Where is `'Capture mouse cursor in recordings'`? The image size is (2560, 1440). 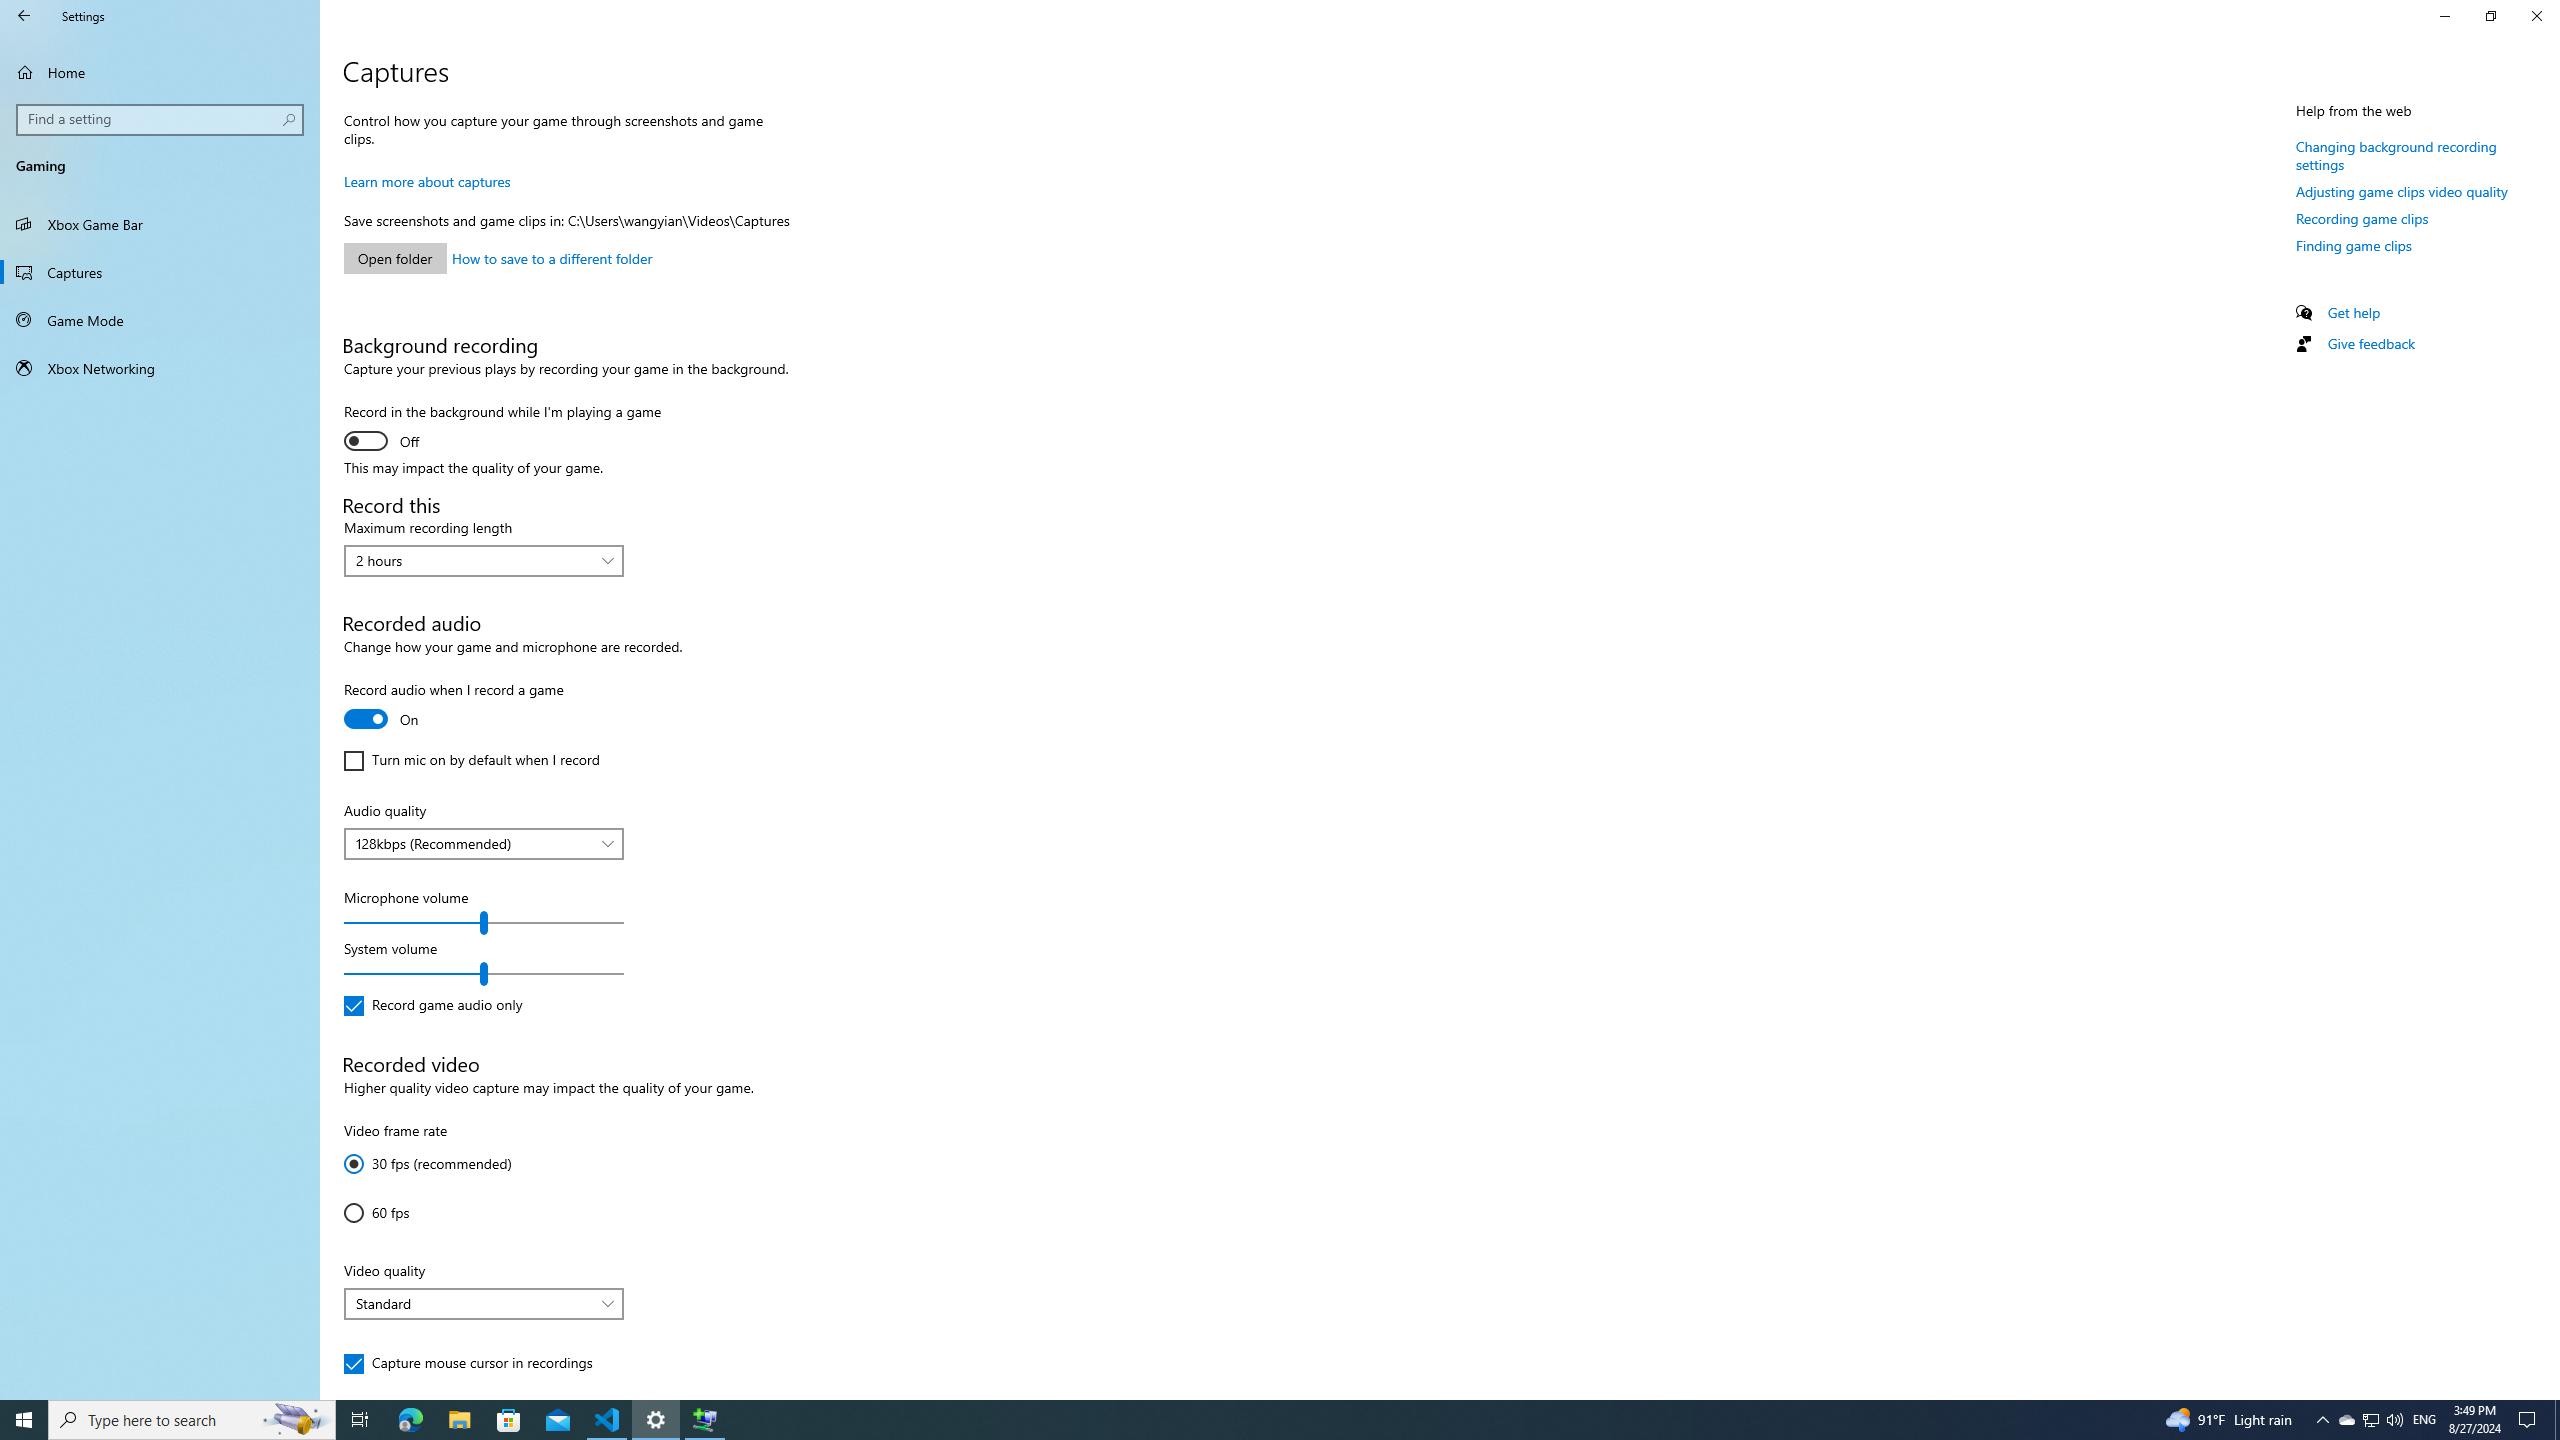 'Capture mouse cursor in recordings' is located at coordinates (468, 1363).